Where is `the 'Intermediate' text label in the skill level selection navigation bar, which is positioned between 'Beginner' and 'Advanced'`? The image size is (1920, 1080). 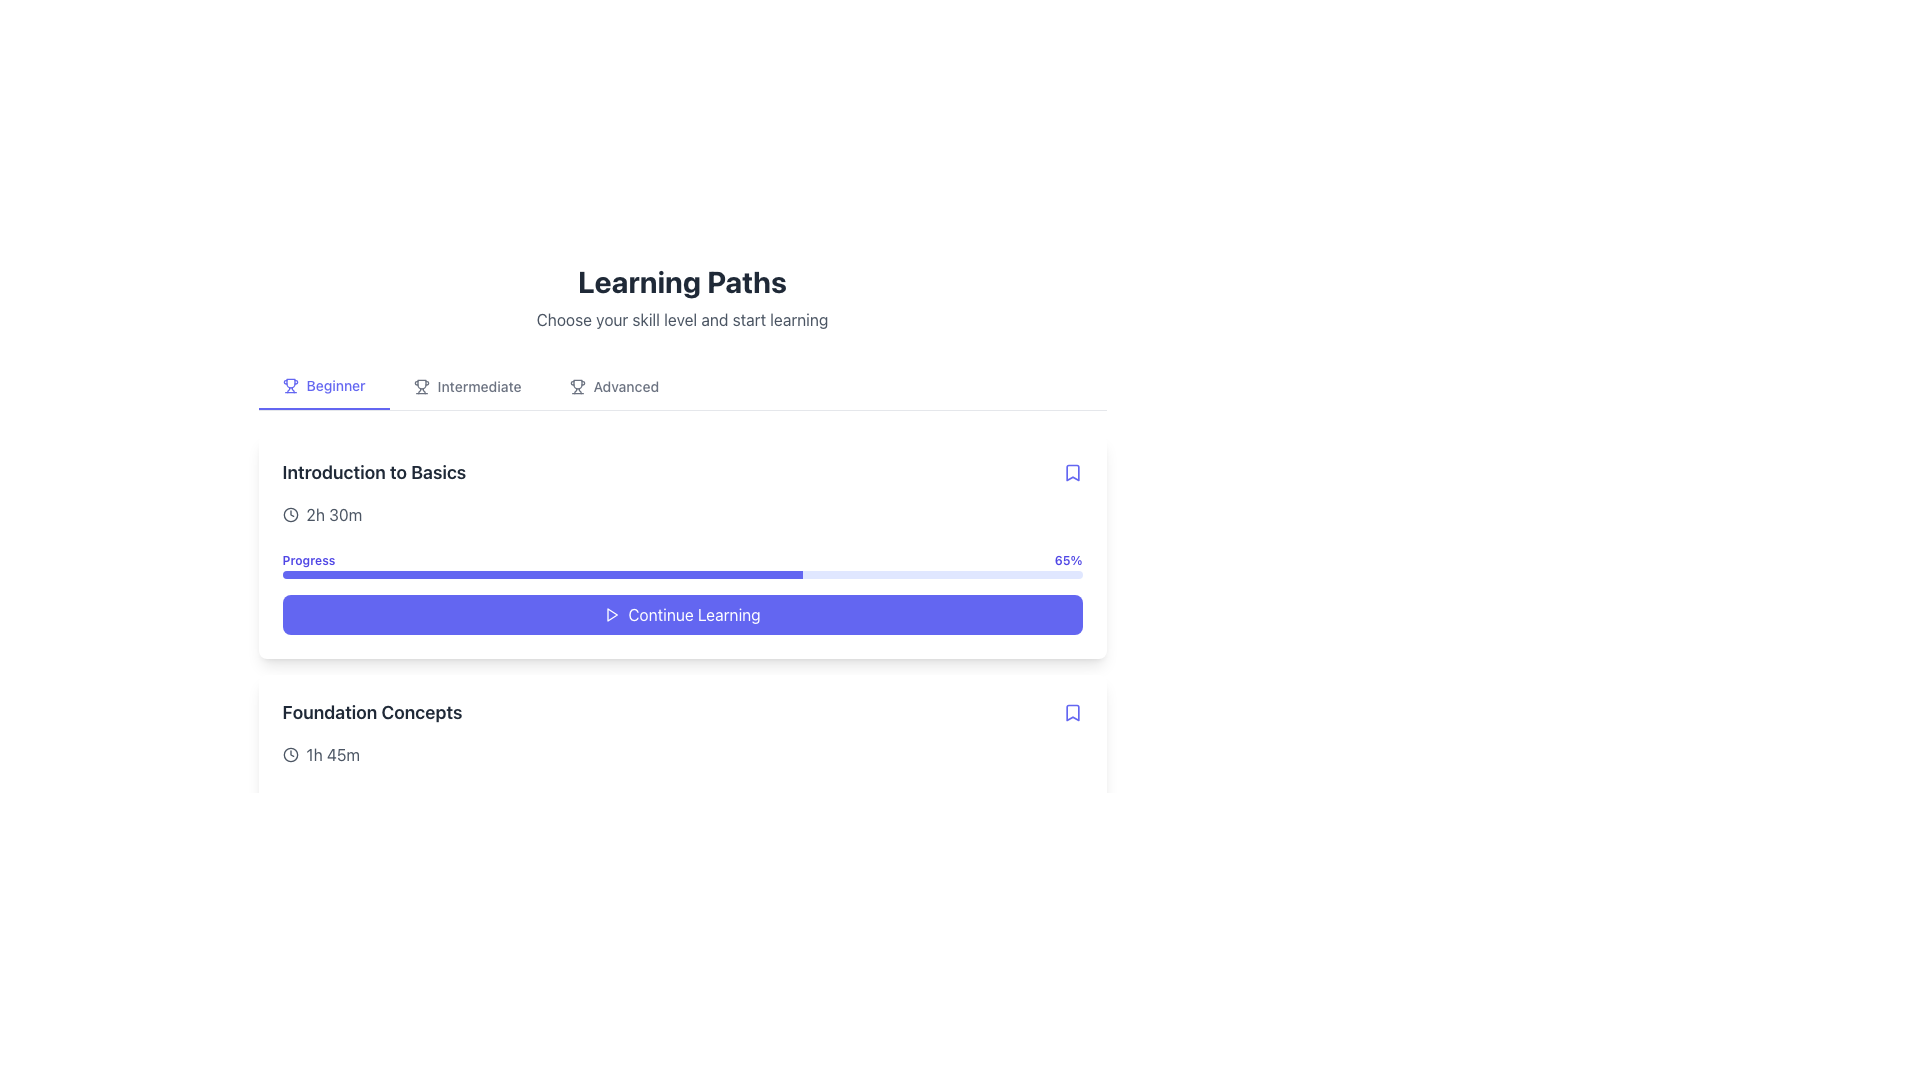 the 'Intermediate' text label in the skill level selection navigation bar, which is positioned between 'Beginner' and 'Advanced' is located at coordinates (478, 386).